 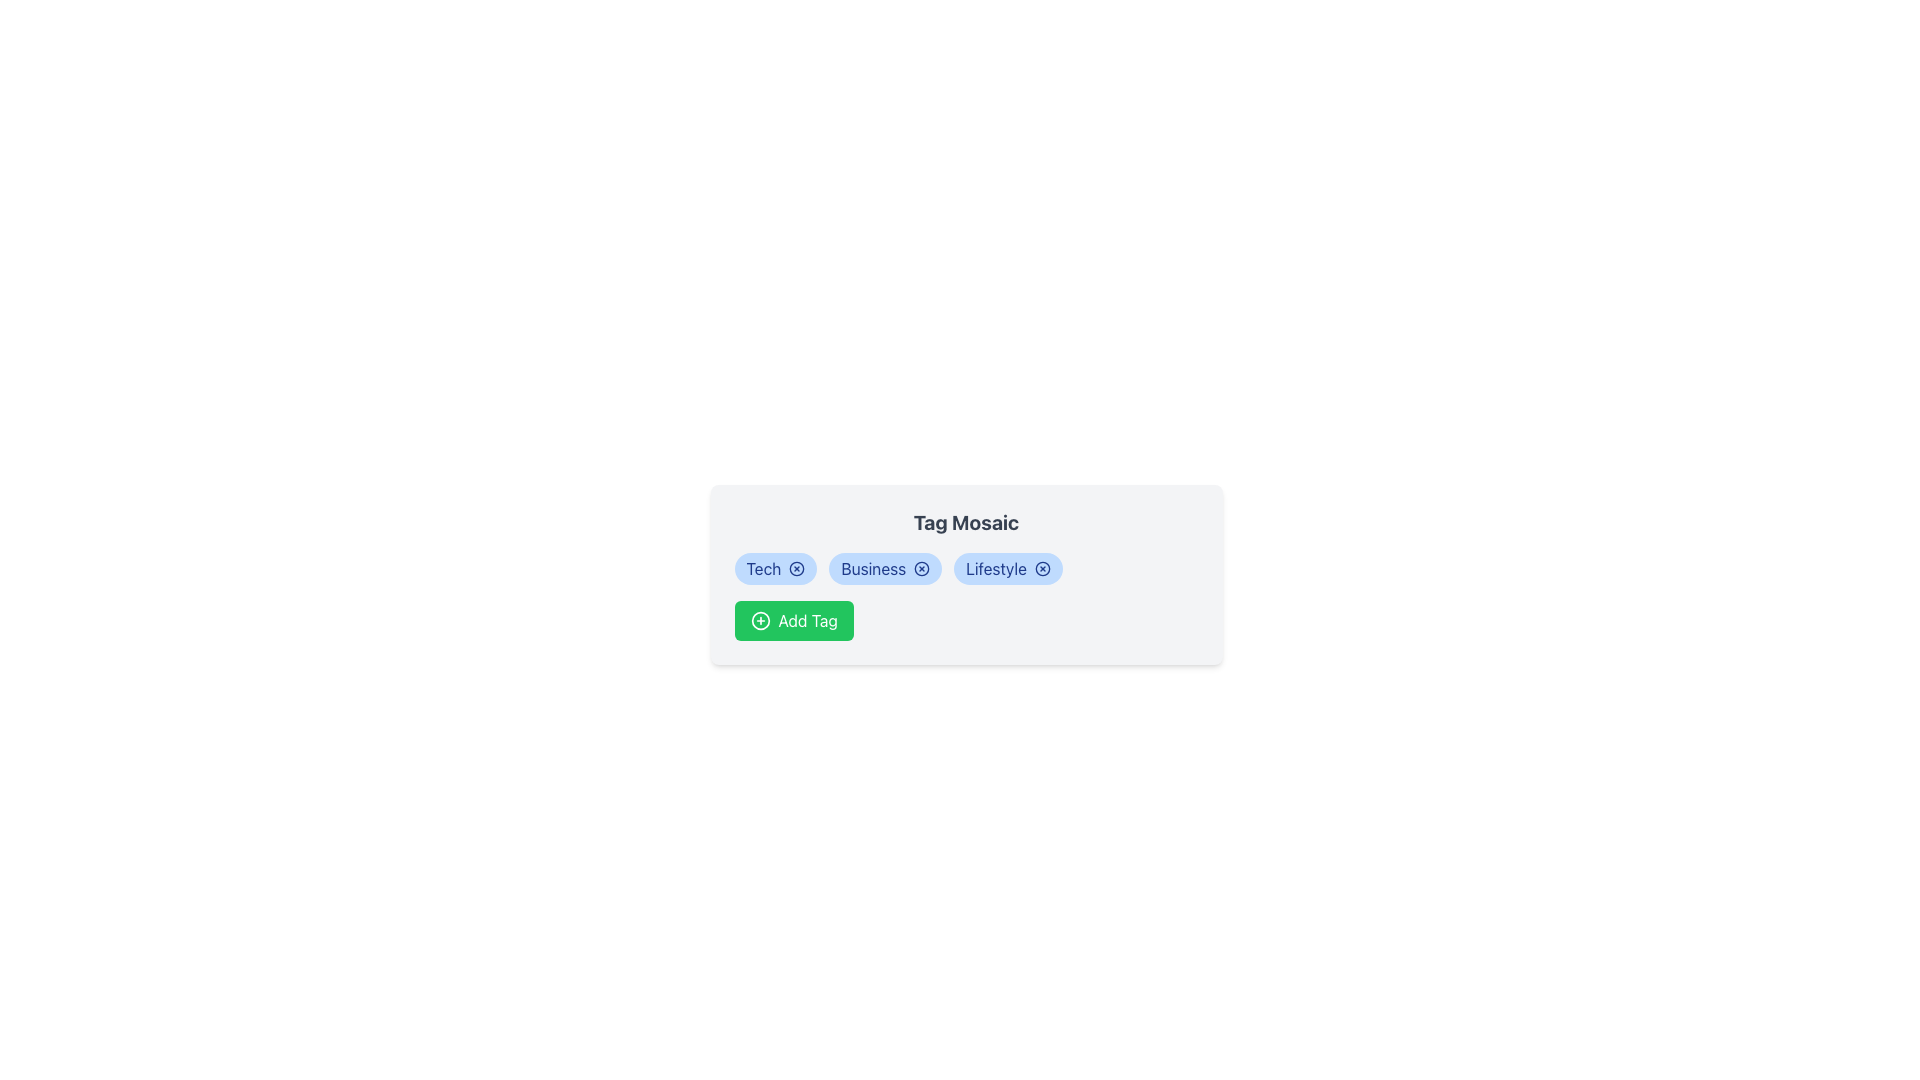 What do you see at coordinates (759, 620) in the screenshot?
I see `the circular icon with a plus sign inside, which is located within the green 'Add Tag' button at the bottom of the card-like UI section` at bounding box center [759, 620].